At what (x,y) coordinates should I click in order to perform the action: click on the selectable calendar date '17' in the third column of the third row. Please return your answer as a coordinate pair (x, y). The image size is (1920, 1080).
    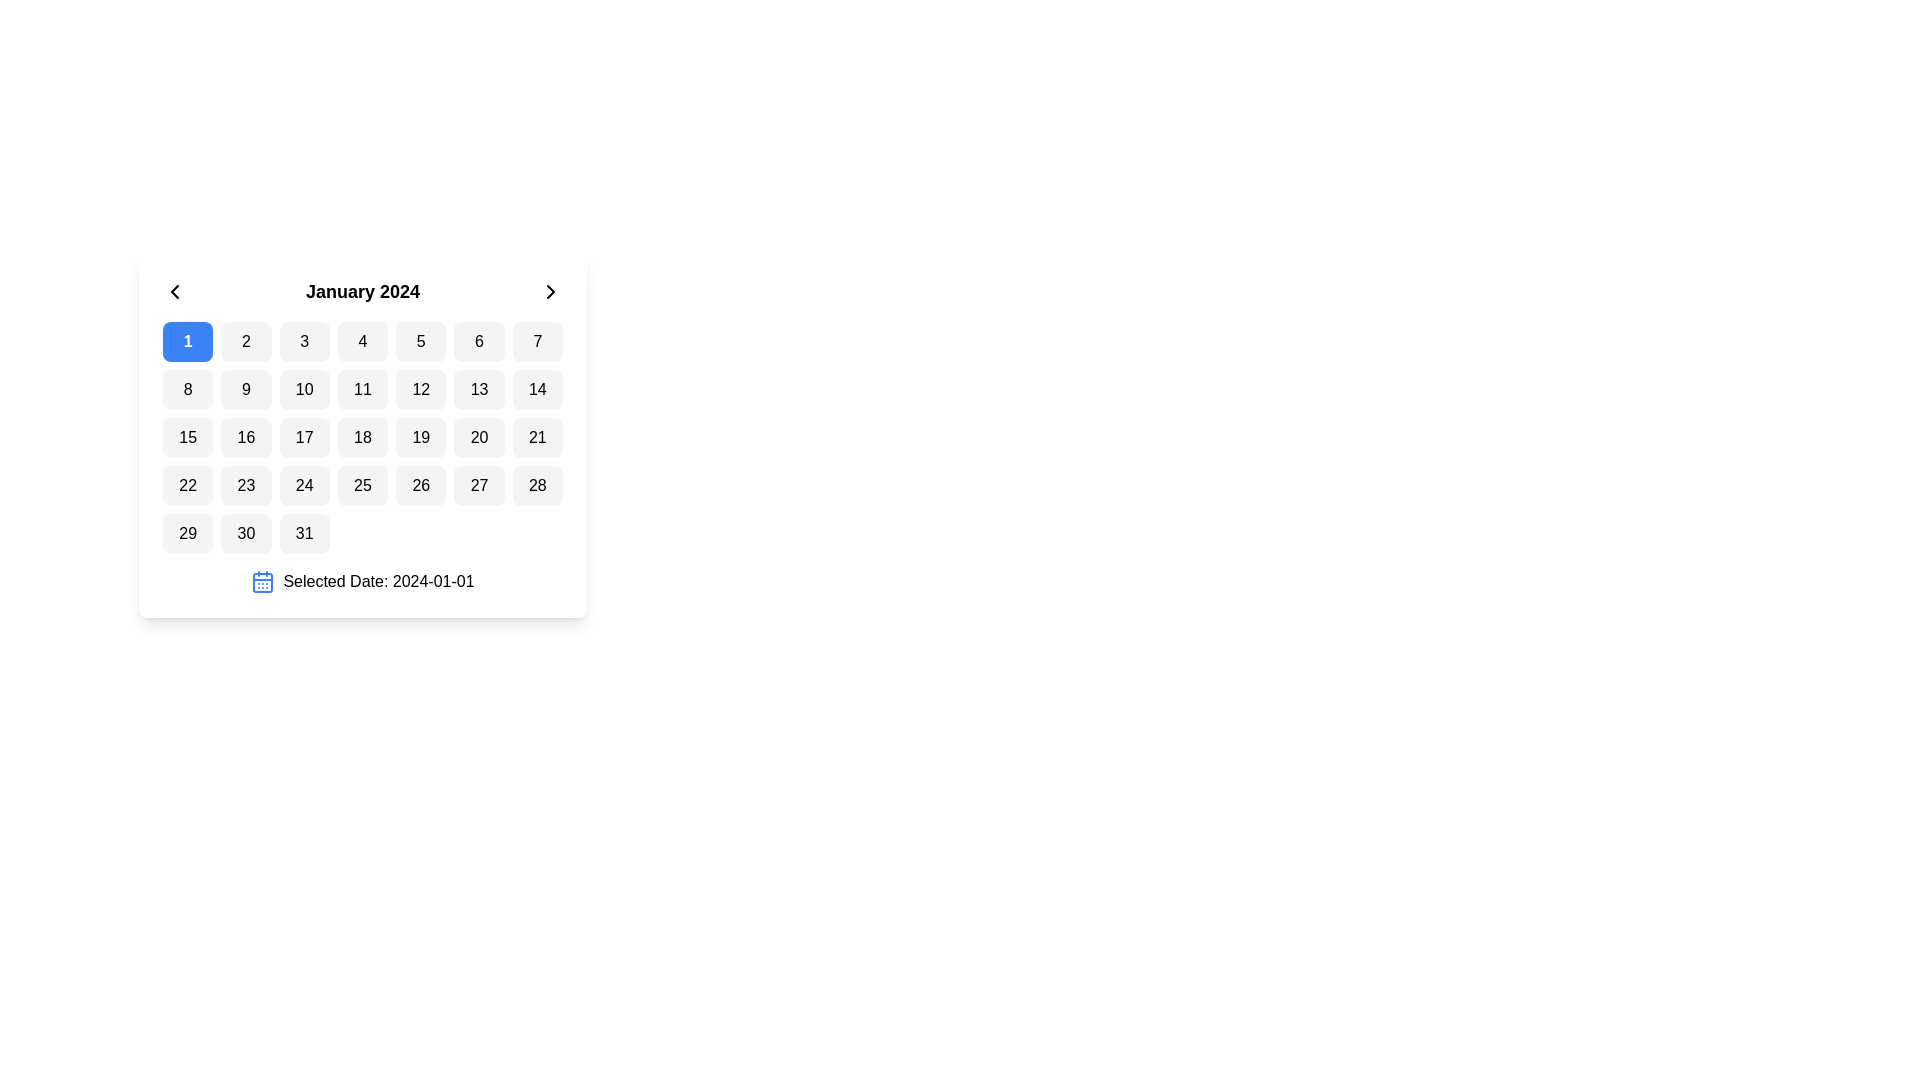
    Looking at the image, I should click on (303, 437).